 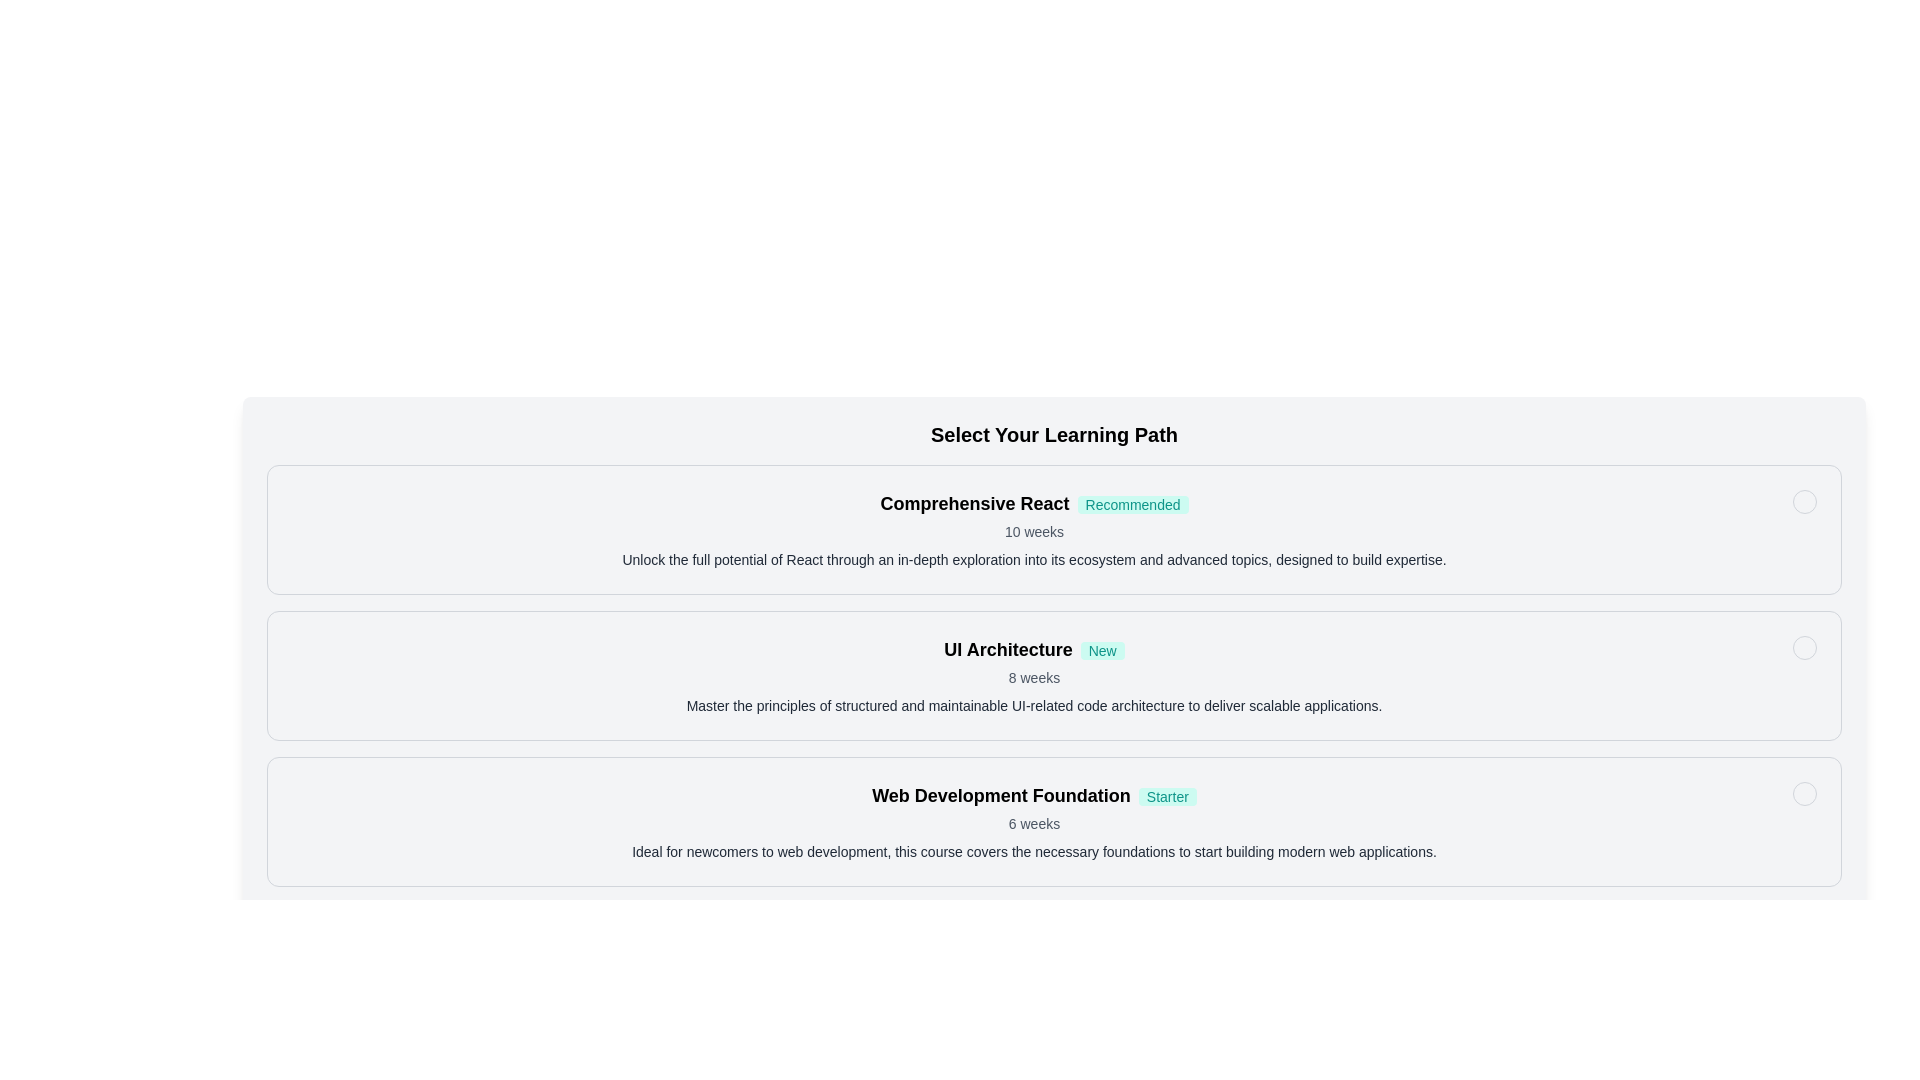 I want to click on text element displaying '10 weeks', which is styled in a smaller font size and located beneath the 'Comprehensive React' heading, serving as part of the course description, so click(x=1034, y=531).